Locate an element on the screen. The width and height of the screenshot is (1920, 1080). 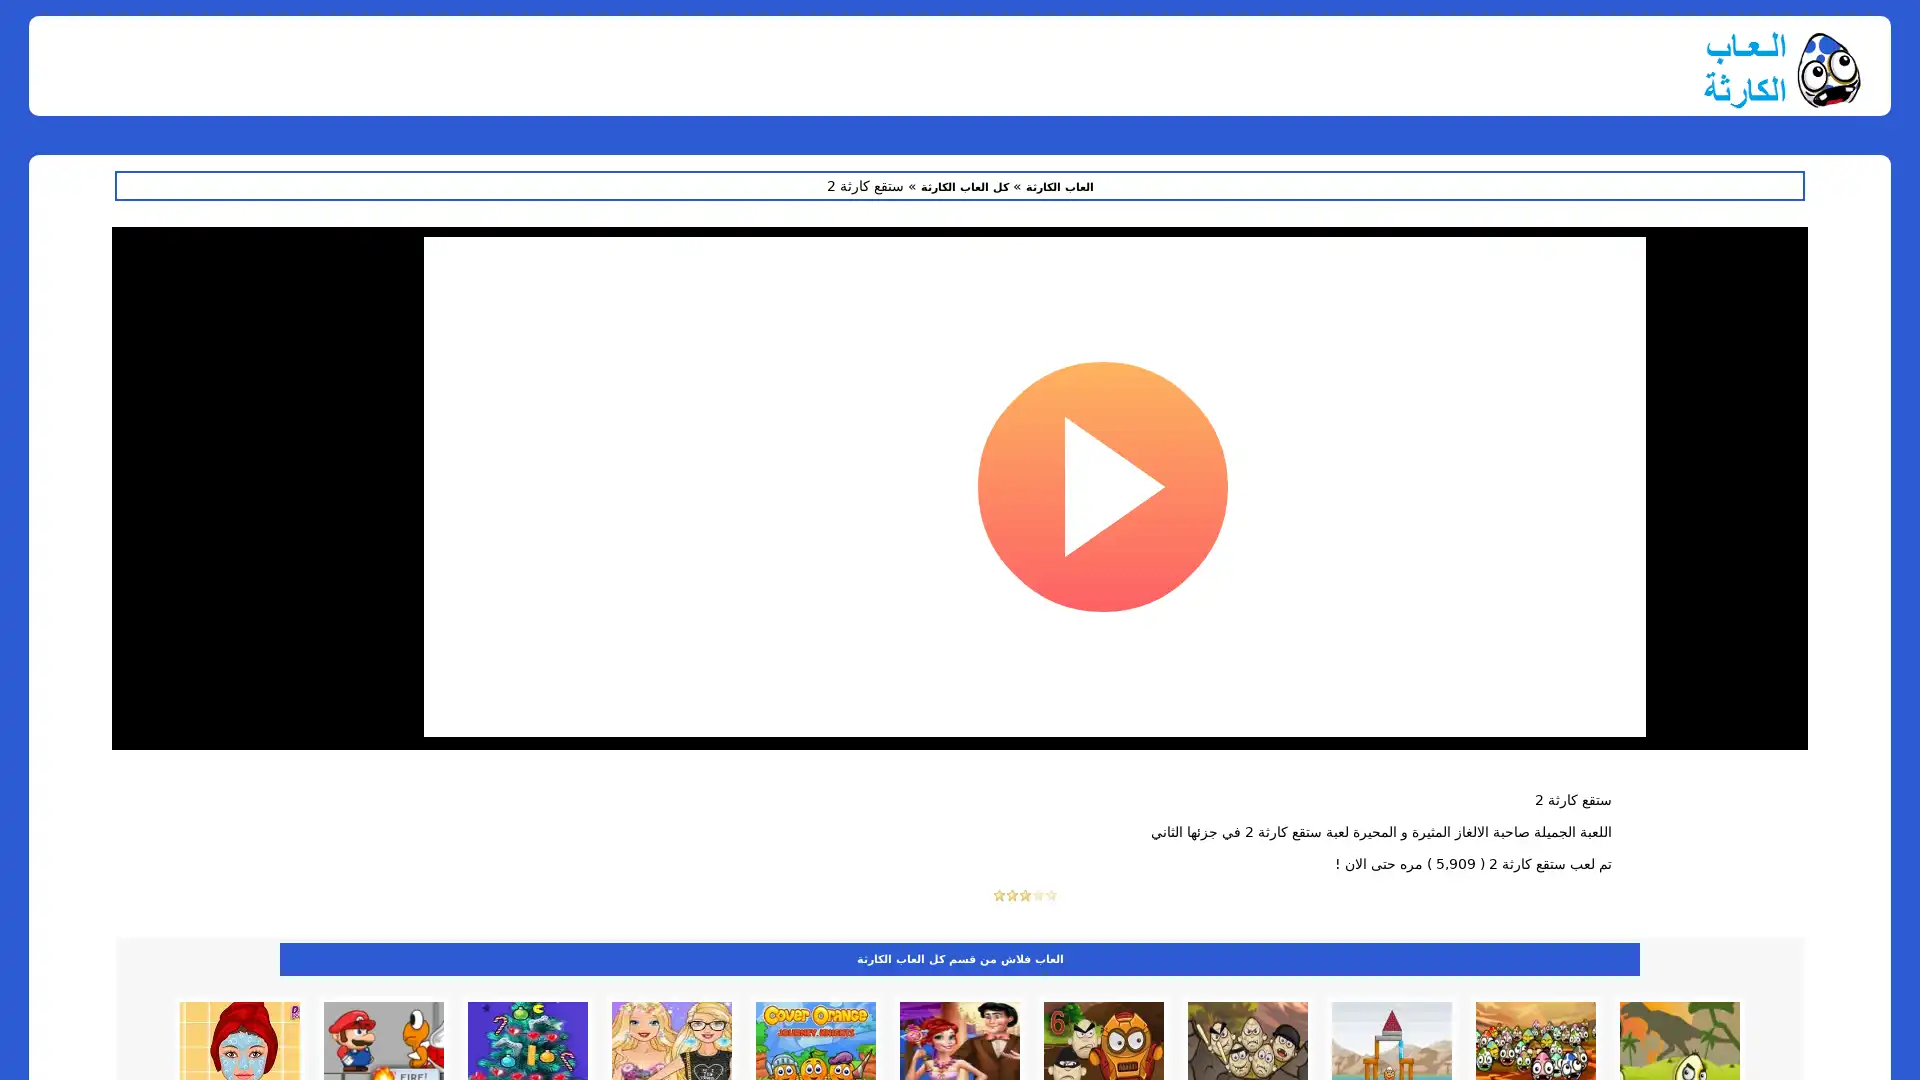
Run anyway is located at coordinates (1034, 512).